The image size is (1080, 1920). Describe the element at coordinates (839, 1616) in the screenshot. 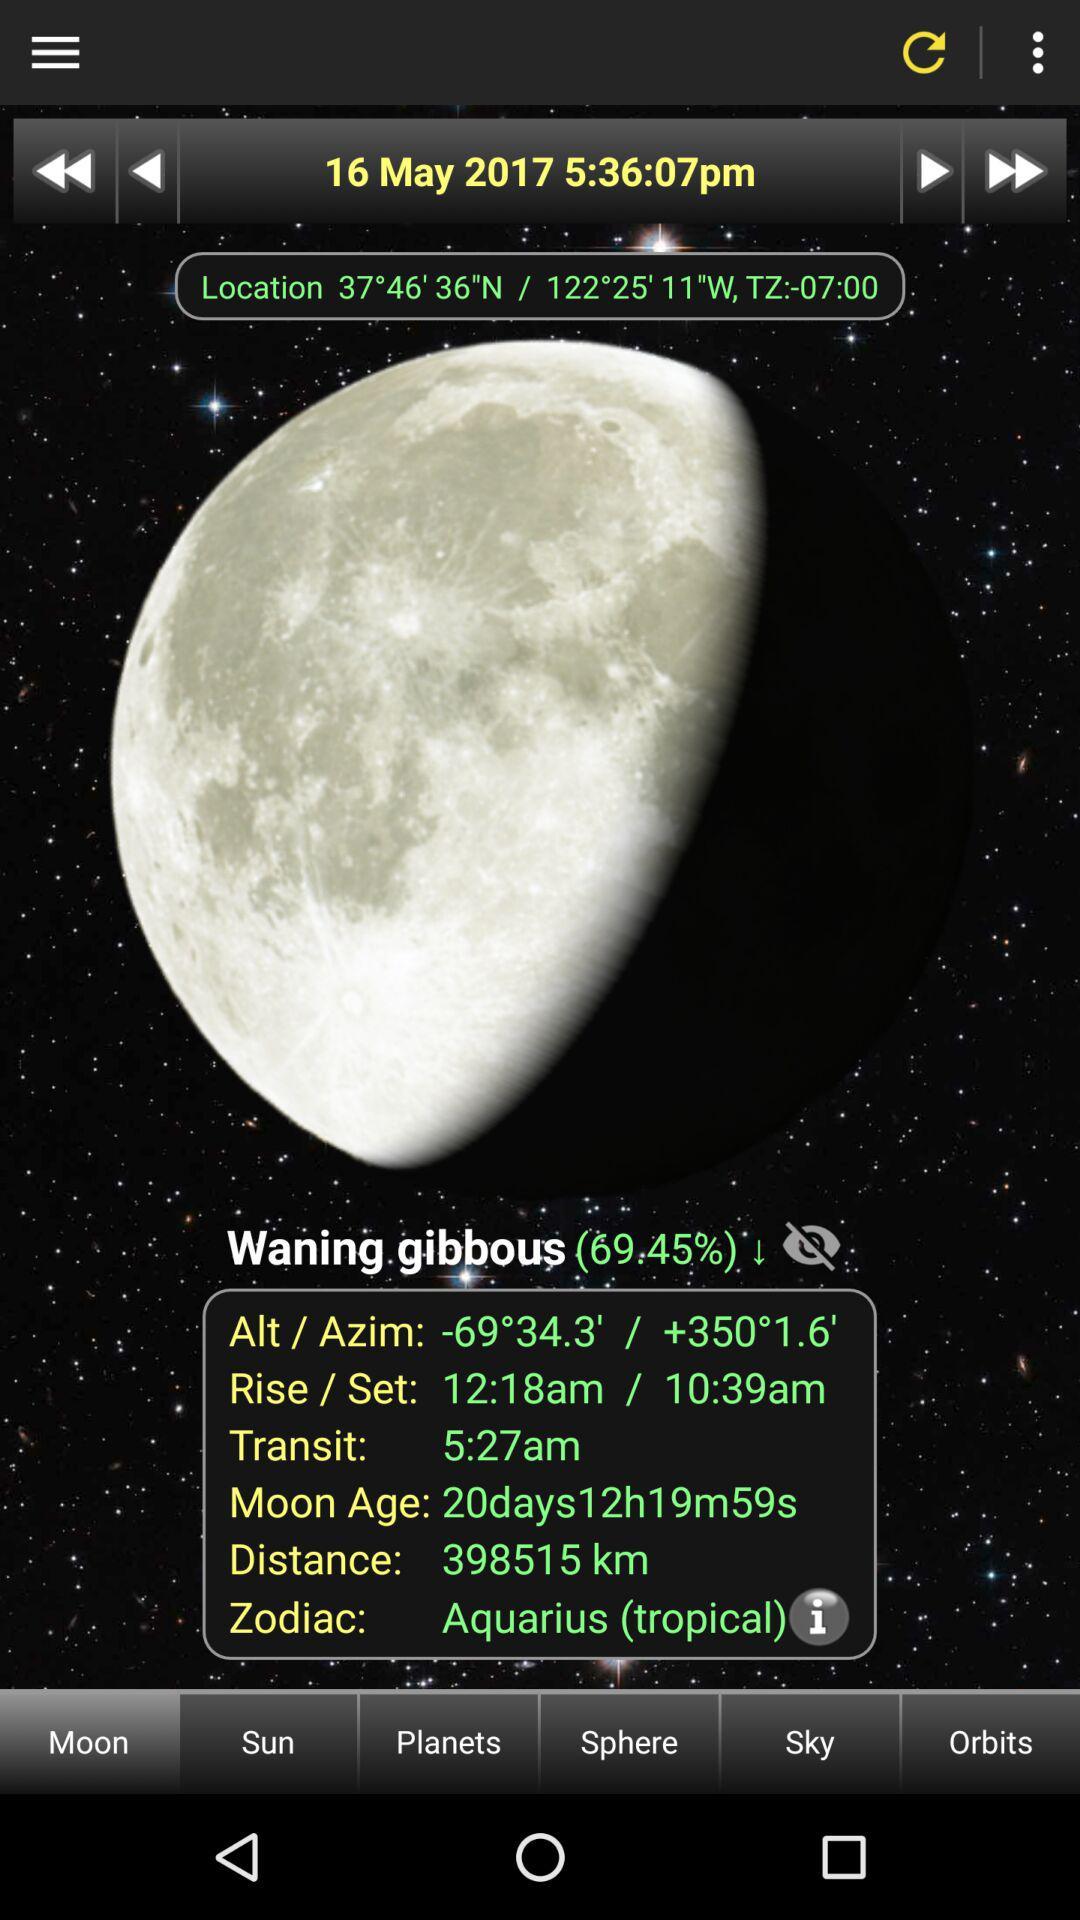

I see `the info icon` at that location.